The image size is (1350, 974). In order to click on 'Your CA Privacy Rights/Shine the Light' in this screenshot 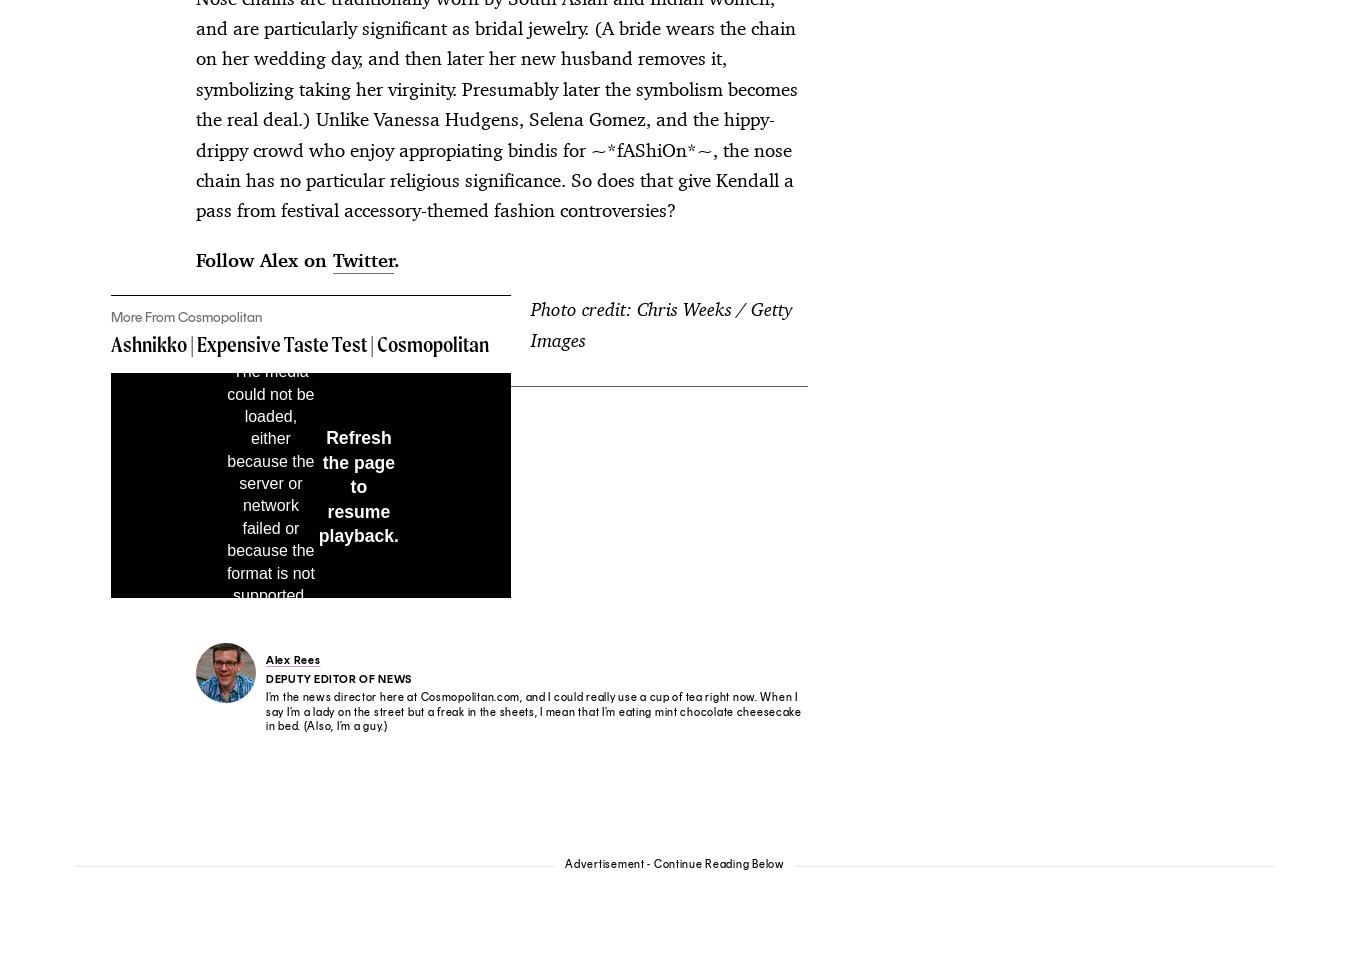, I will do `click(518, 927)`.